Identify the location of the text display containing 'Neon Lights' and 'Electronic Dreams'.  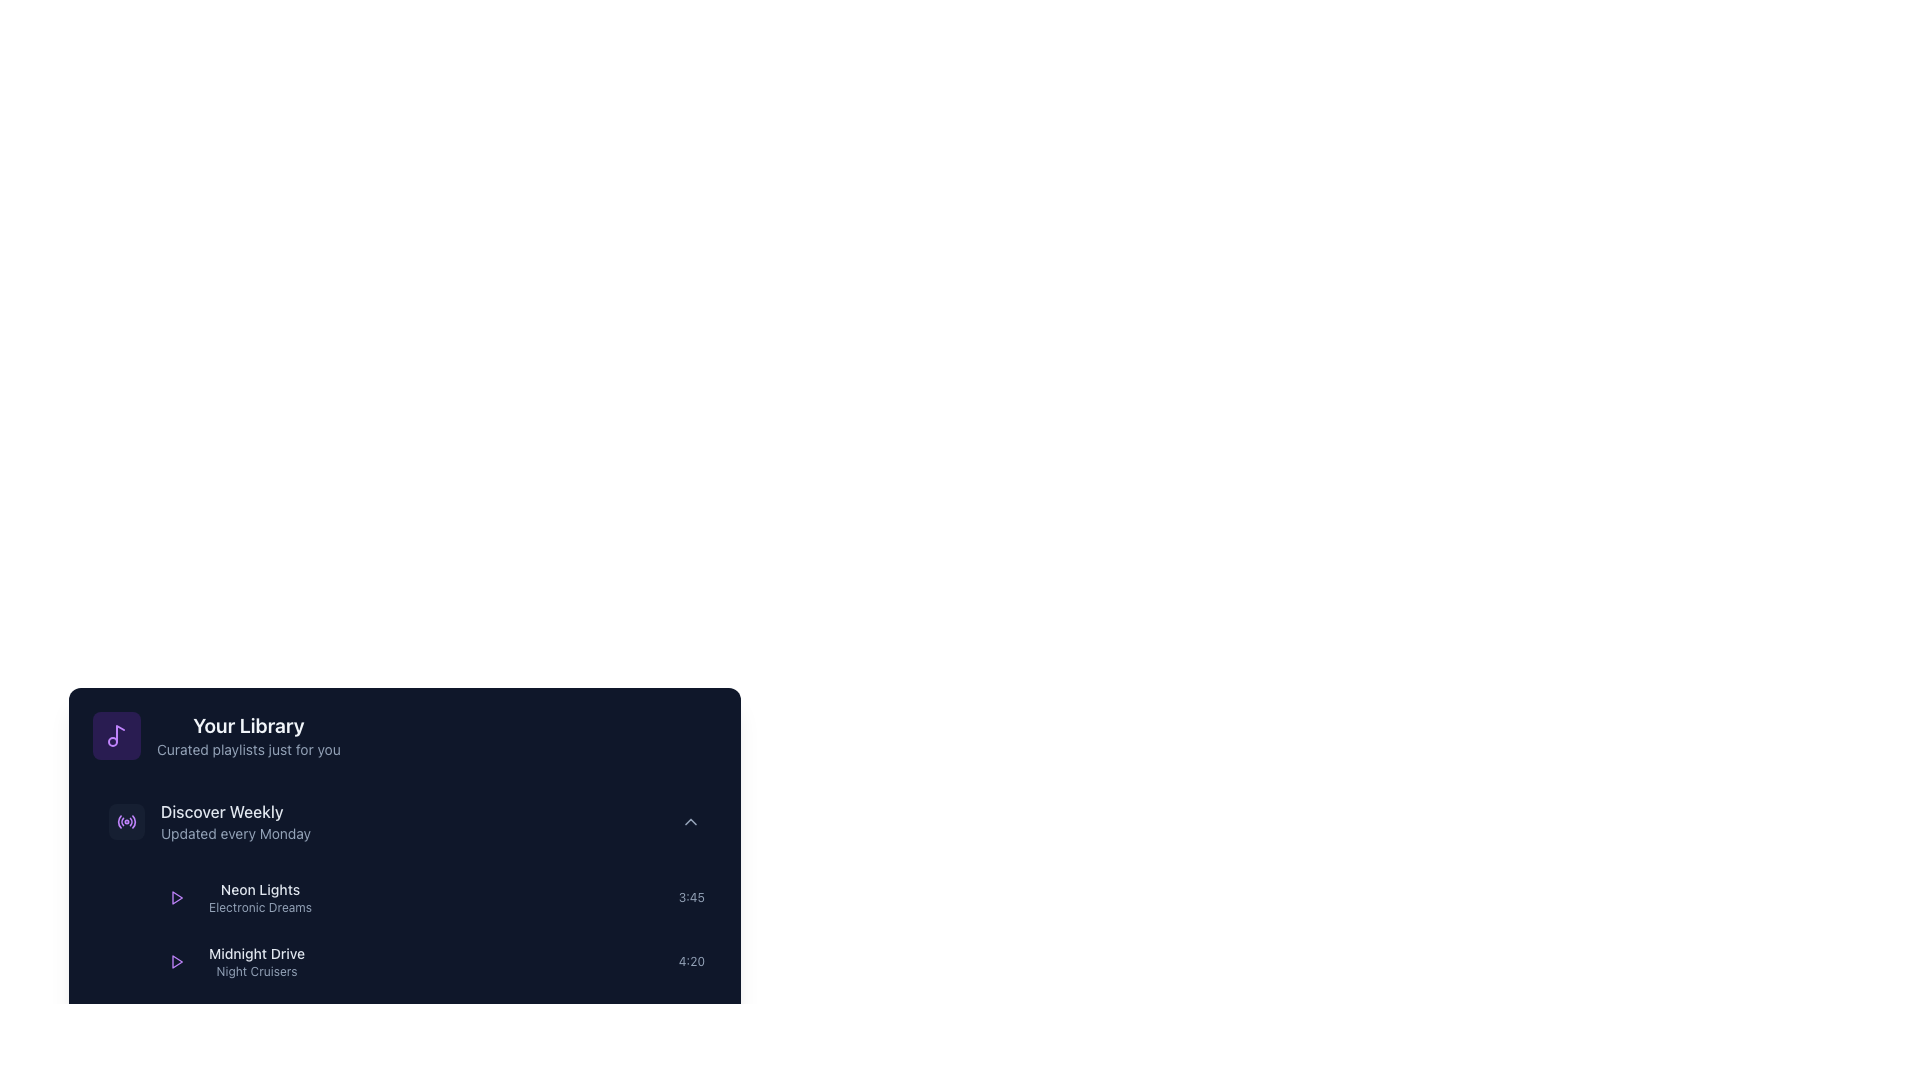
(236, 897).